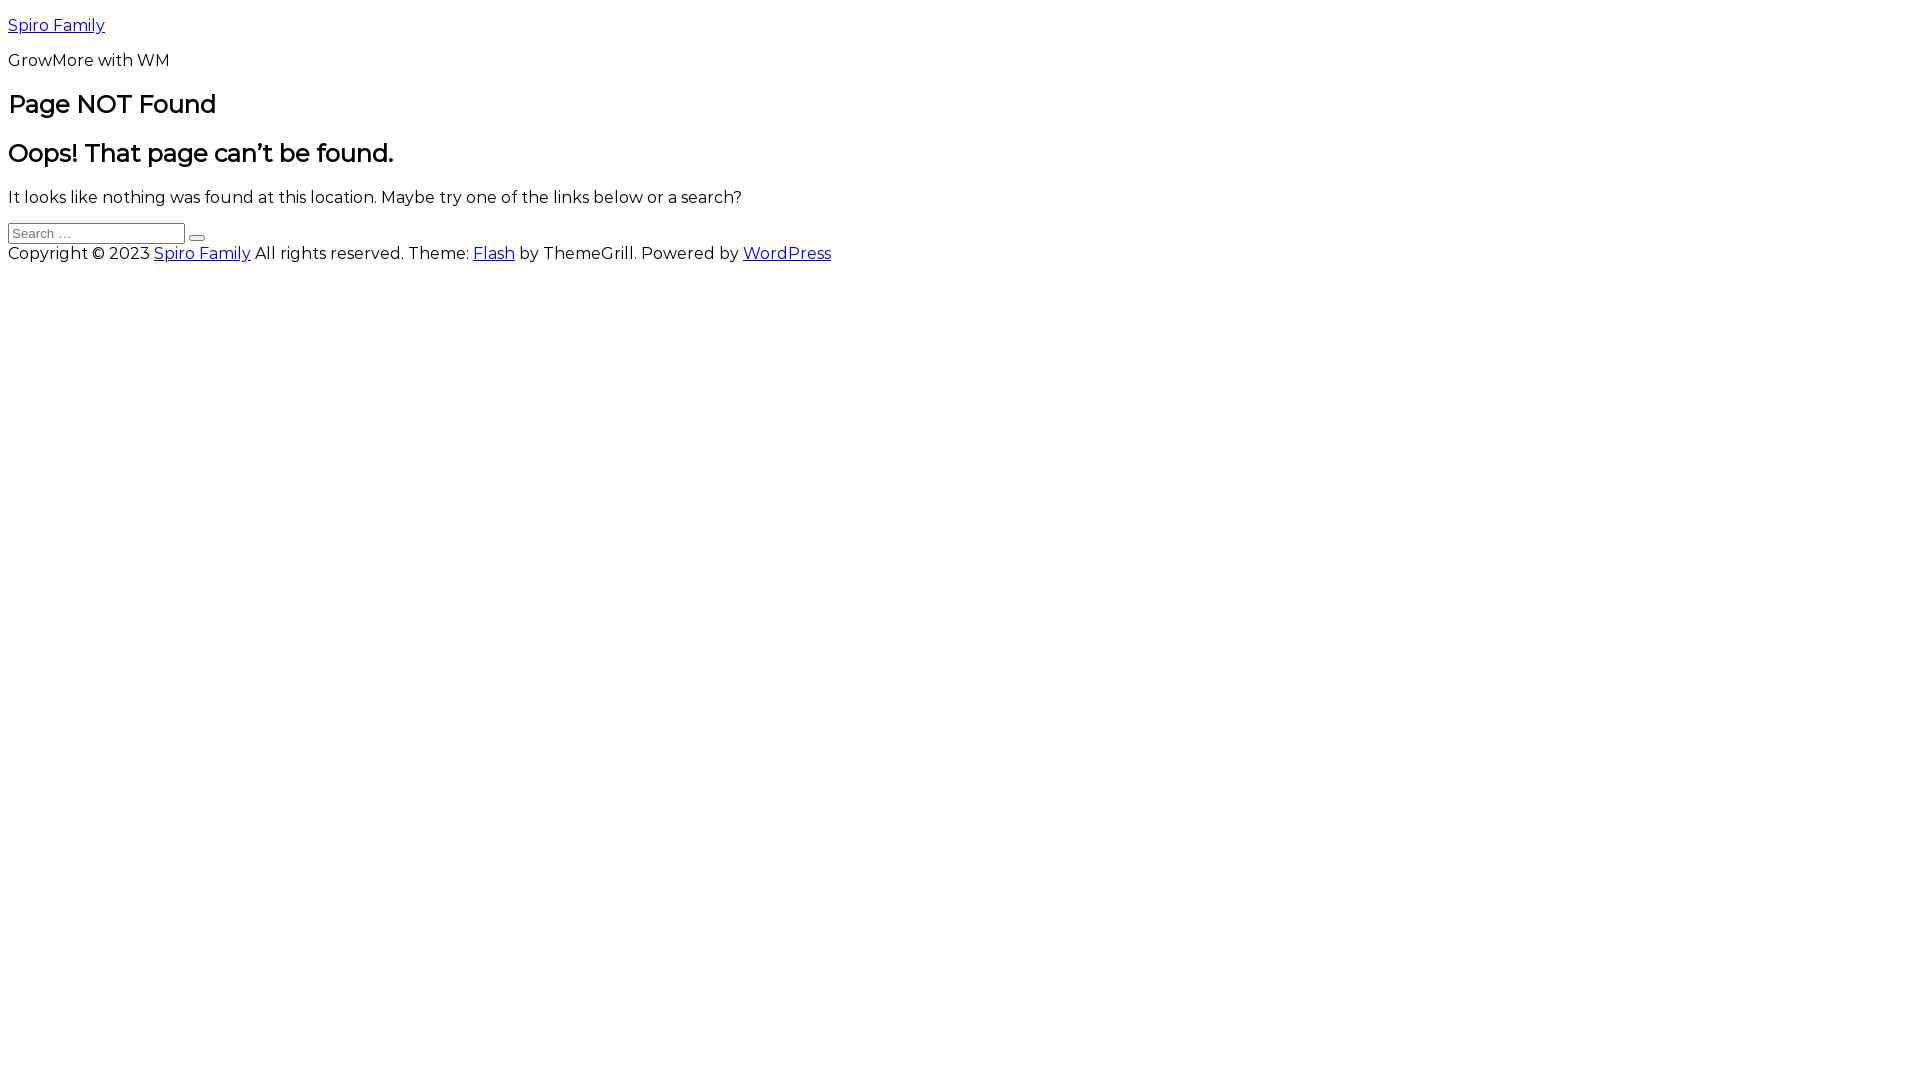  Describe the element at coordinates (196, 237) in the screenshot. I see `'Search'` at that location.